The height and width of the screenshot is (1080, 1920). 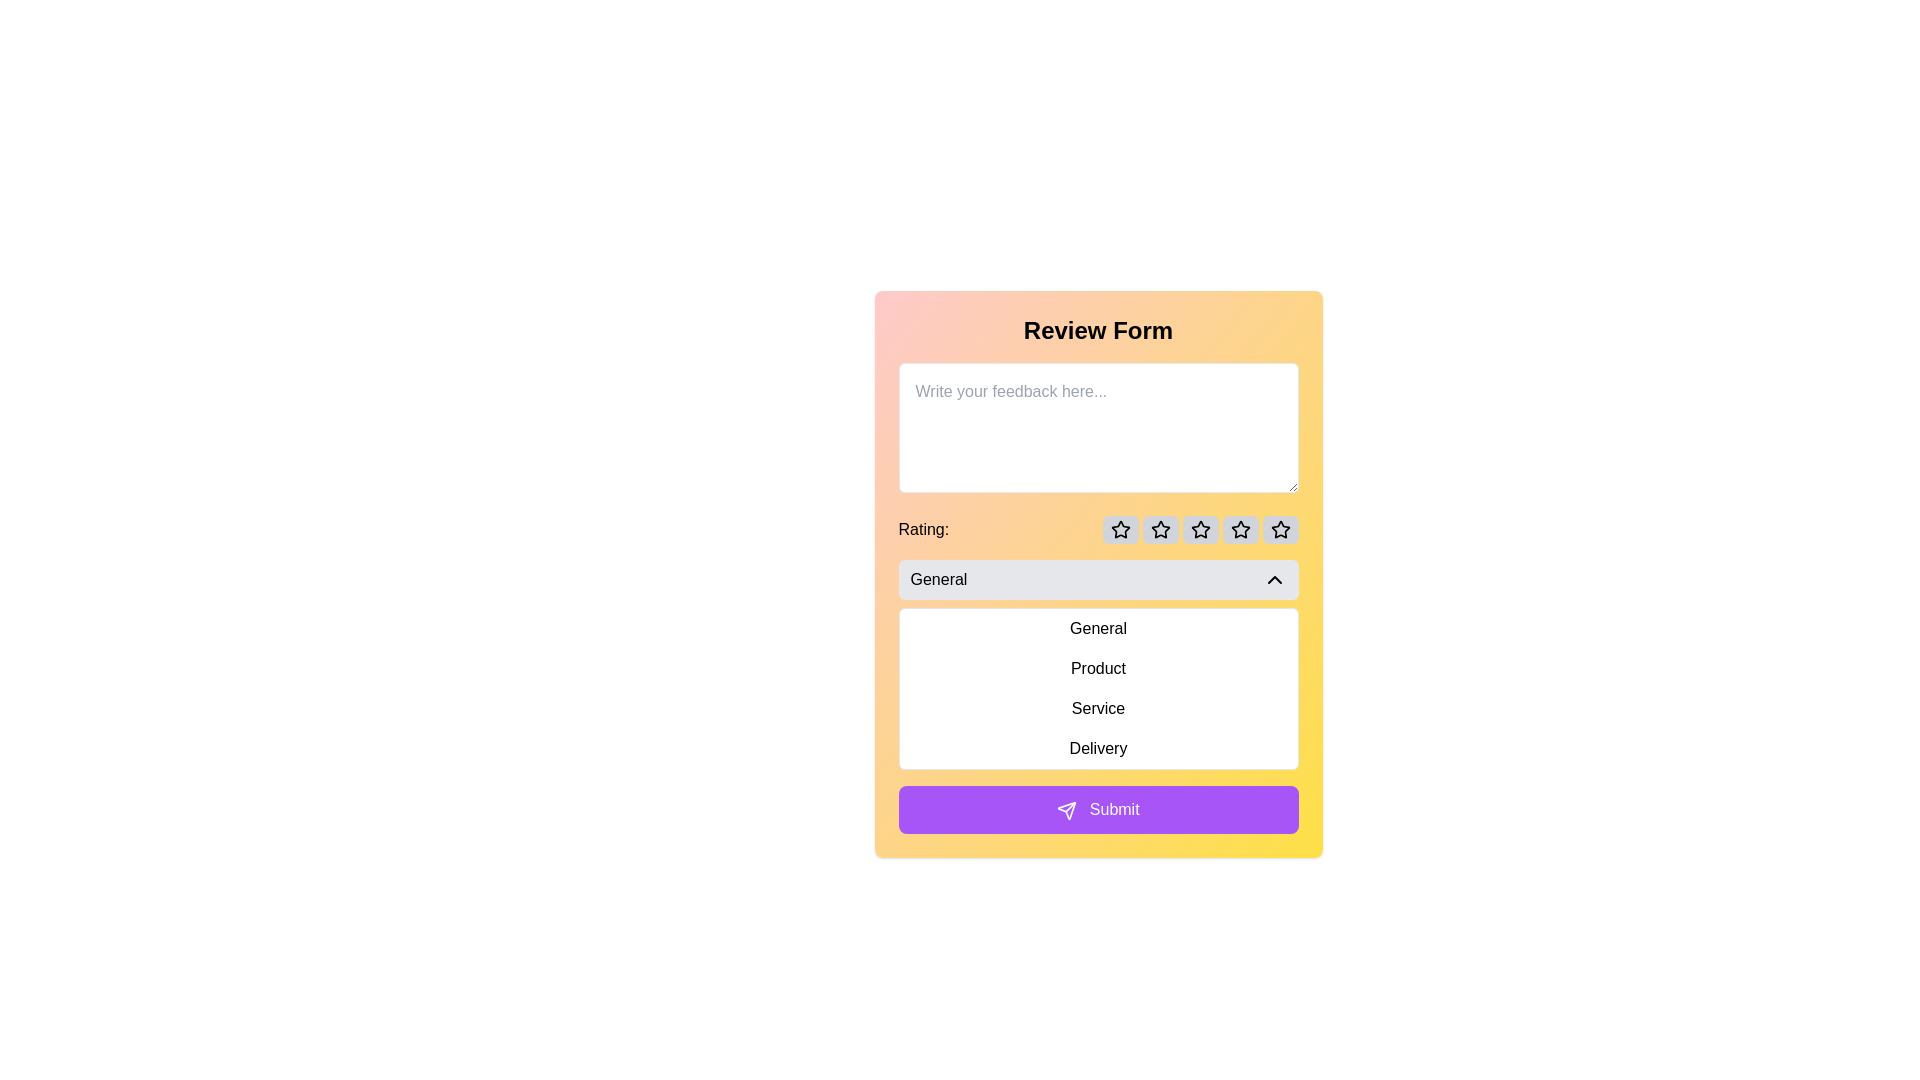 I want to click on the fourth star in the rating input section, so click(x=1200, y=528).